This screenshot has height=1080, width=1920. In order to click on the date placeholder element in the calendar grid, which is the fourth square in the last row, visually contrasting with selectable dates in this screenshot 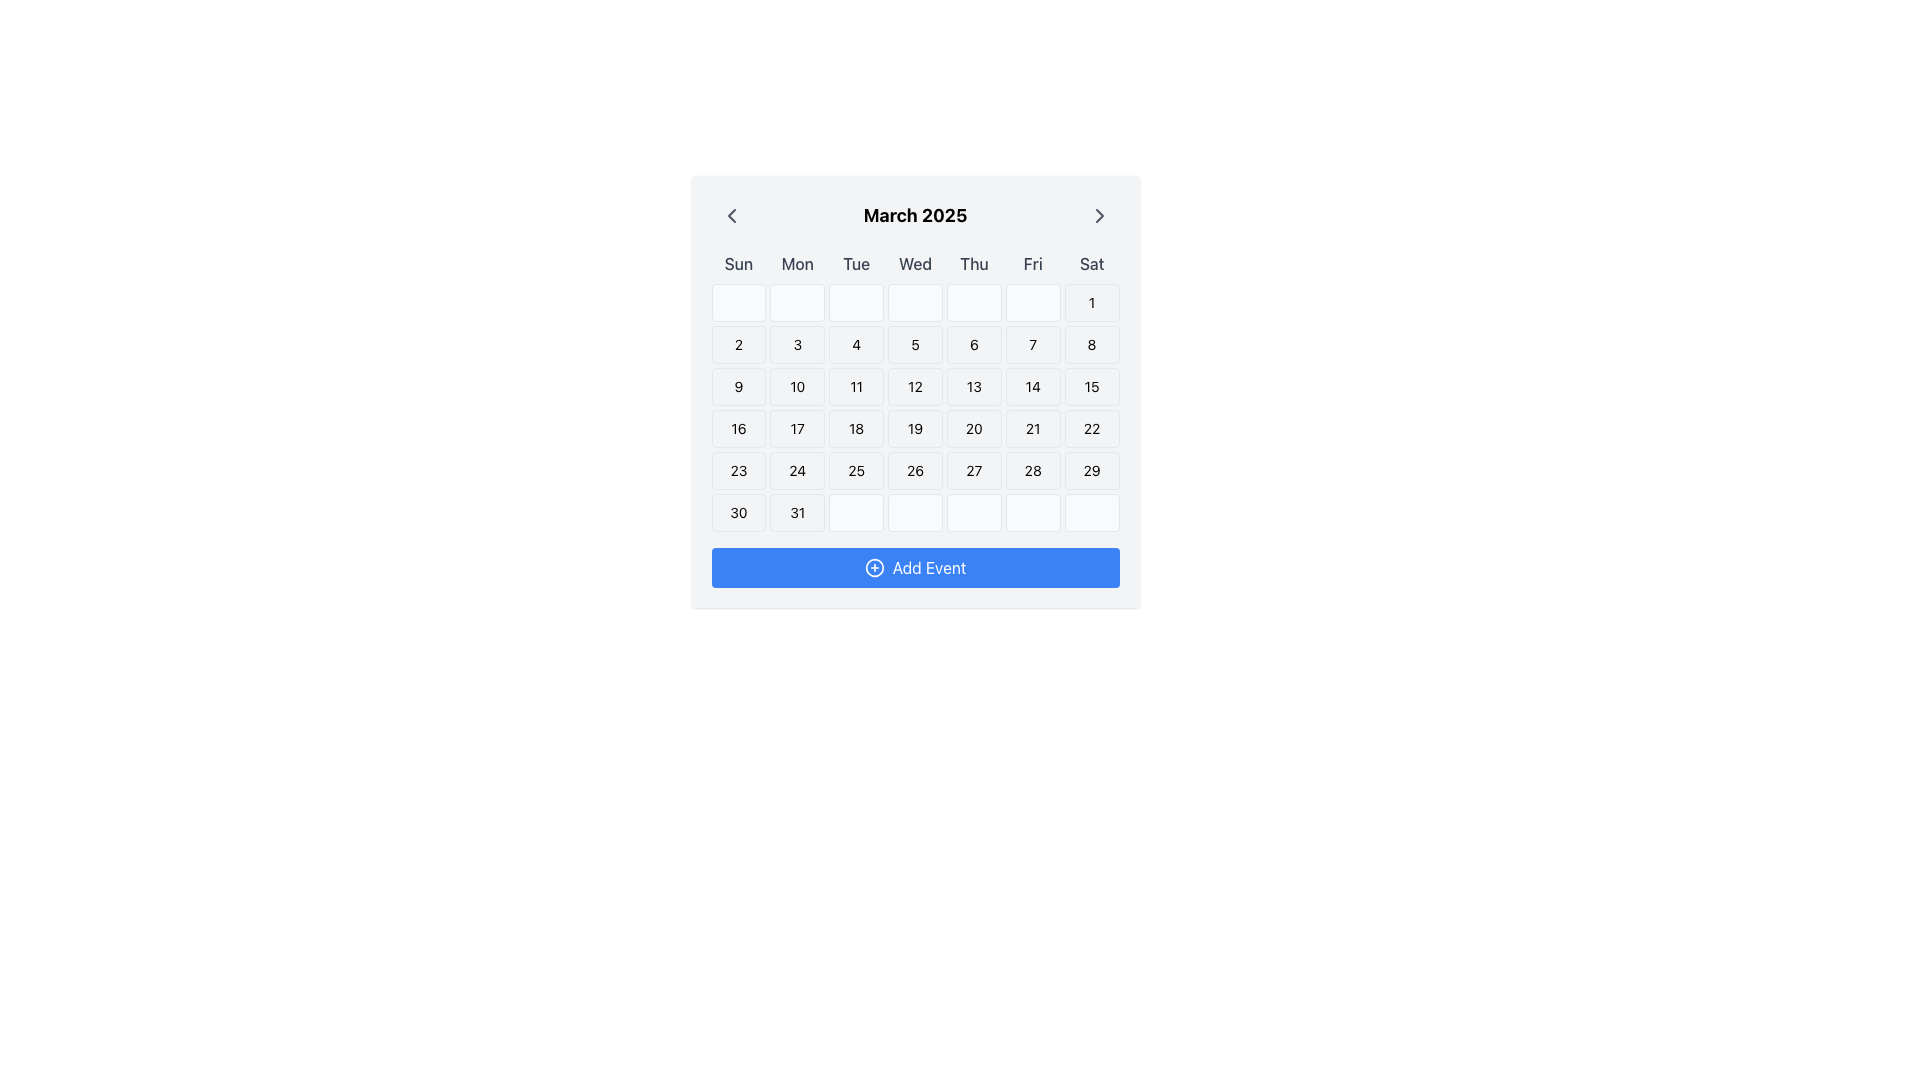, I will do `click(914, 512)`.